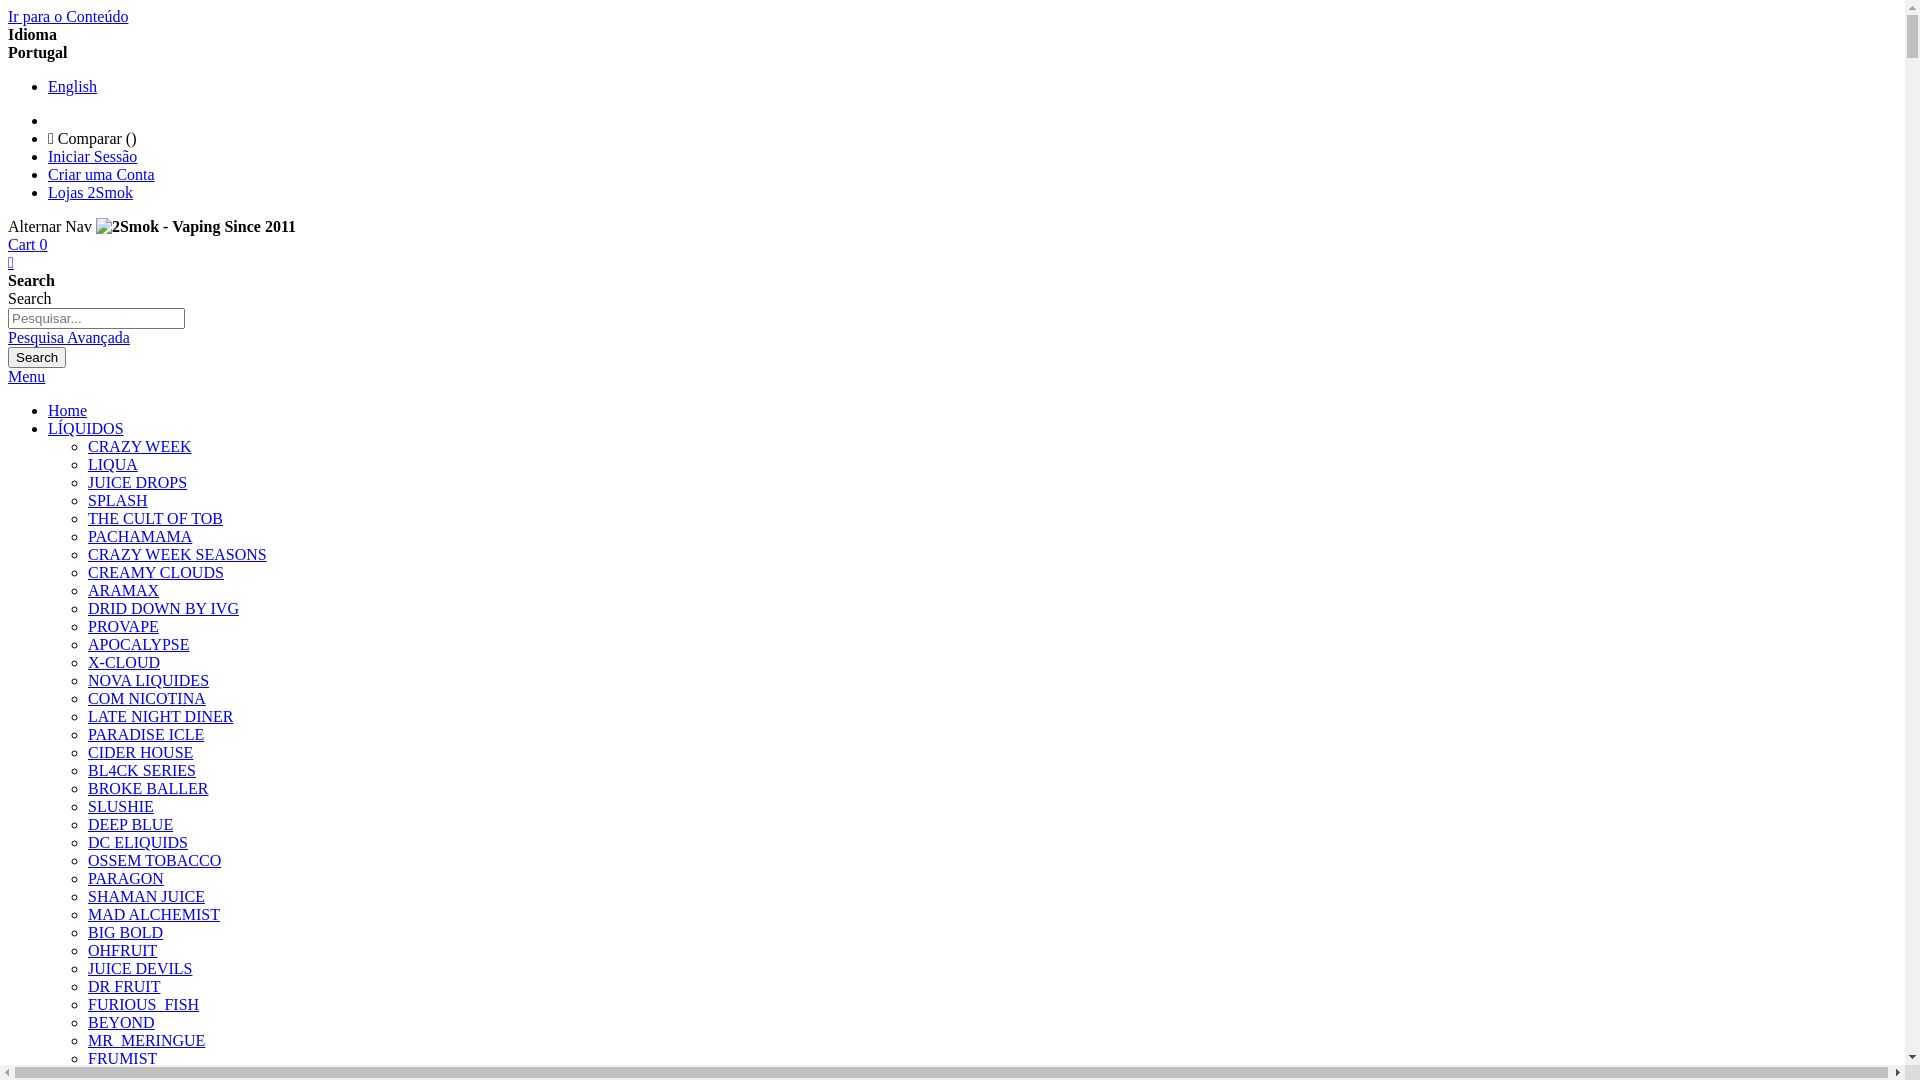 This screenshot has height=1080, width=1920. What do you see at coordinates (147, 787) in the screenshot?
I see `'BROKE BALLER'` at bounding box center [147, 787].